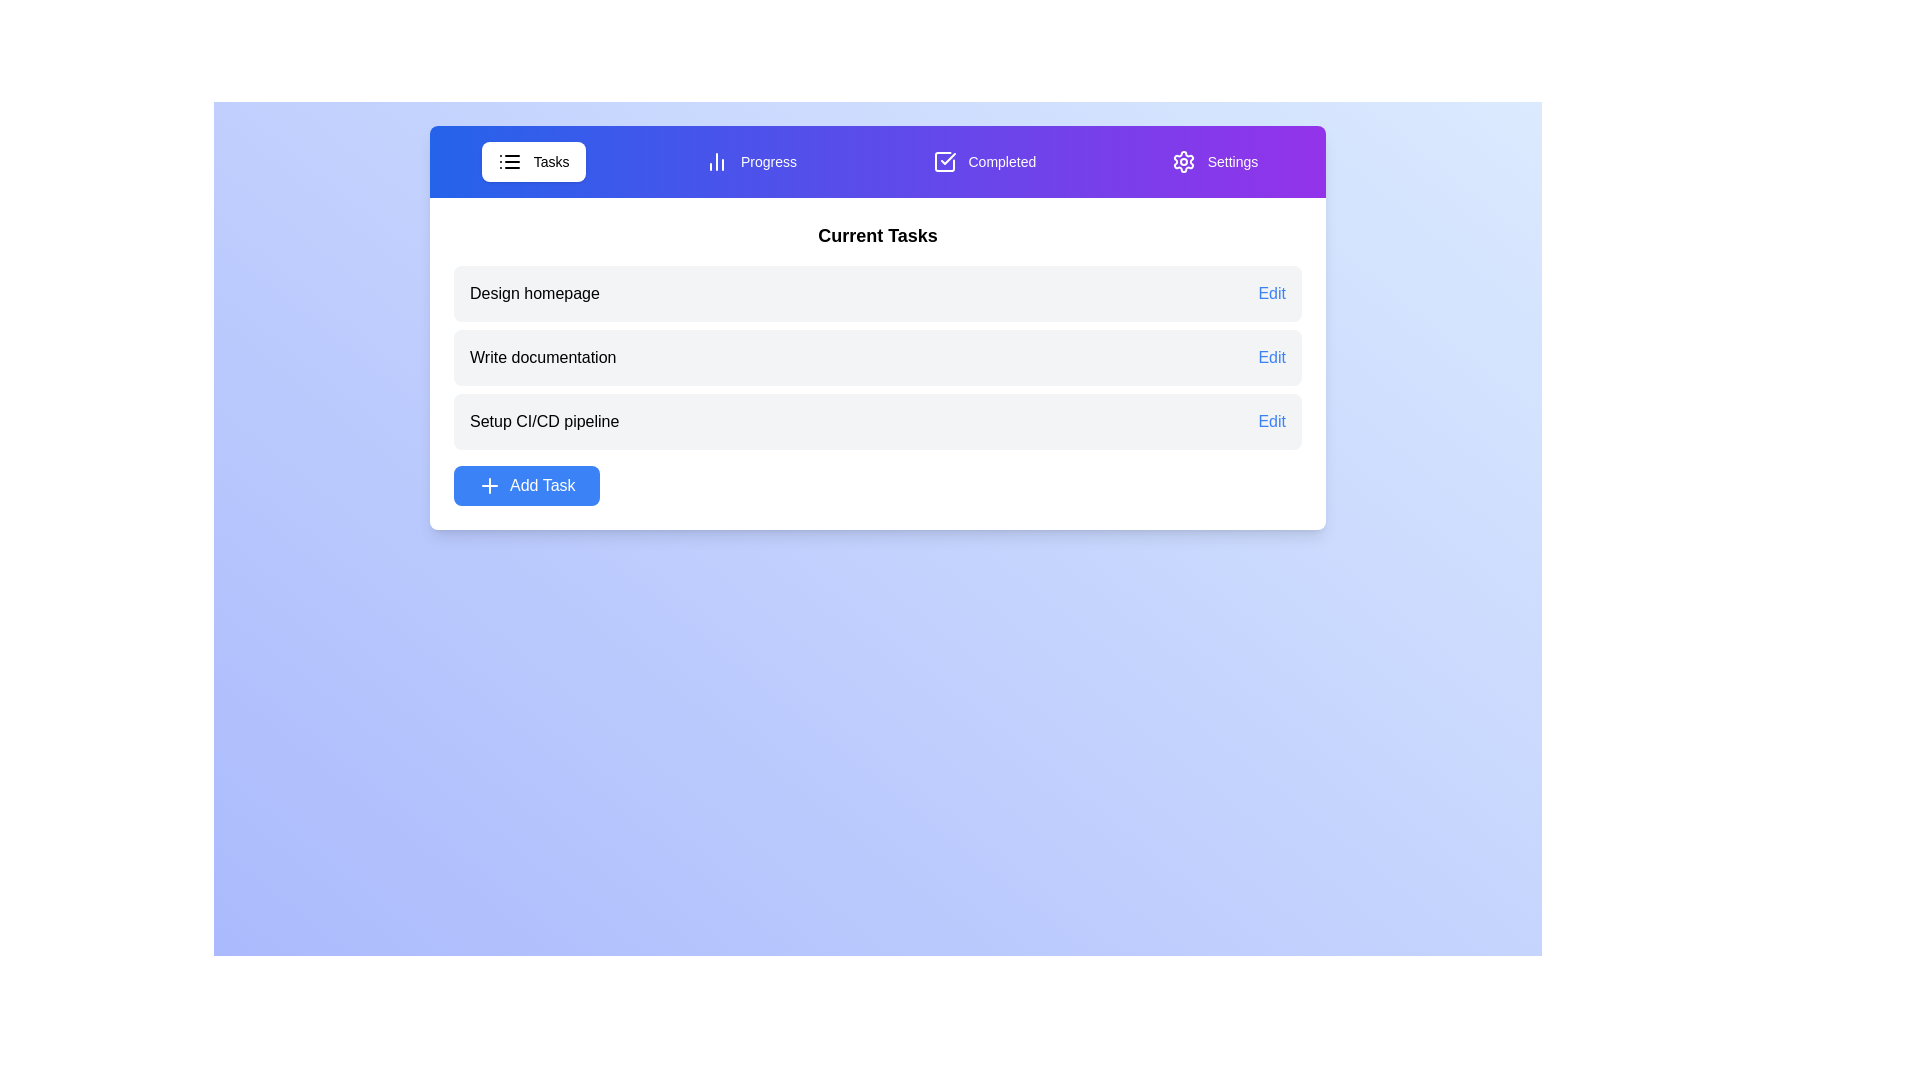 This screenshot has width=1920, height=1080. What do you see at coordinates (716, 161) in the screenshot?
I see `the 'Progress' icon, which is represented by three vertical bars of varying heights within a blue to purple gradient button, located between the 'Tasks' and 'Completed' buttons in the navigation bar` at bounding box center [716, 161].